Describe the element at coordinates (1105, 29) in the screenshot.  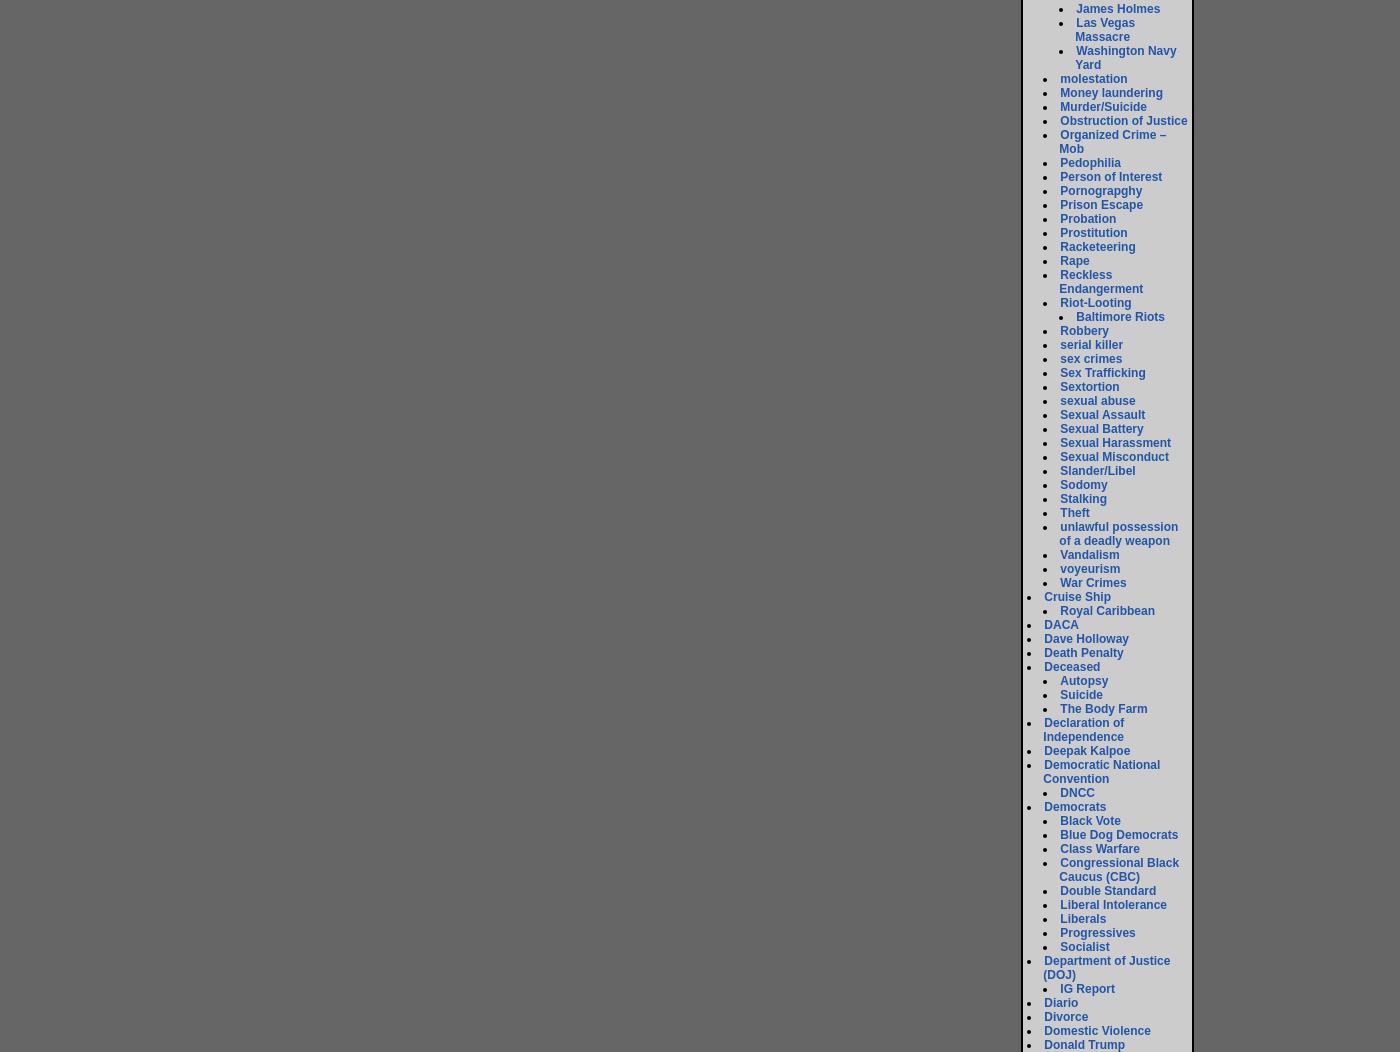
I see `'Las Vegas Massacre'` at that location.